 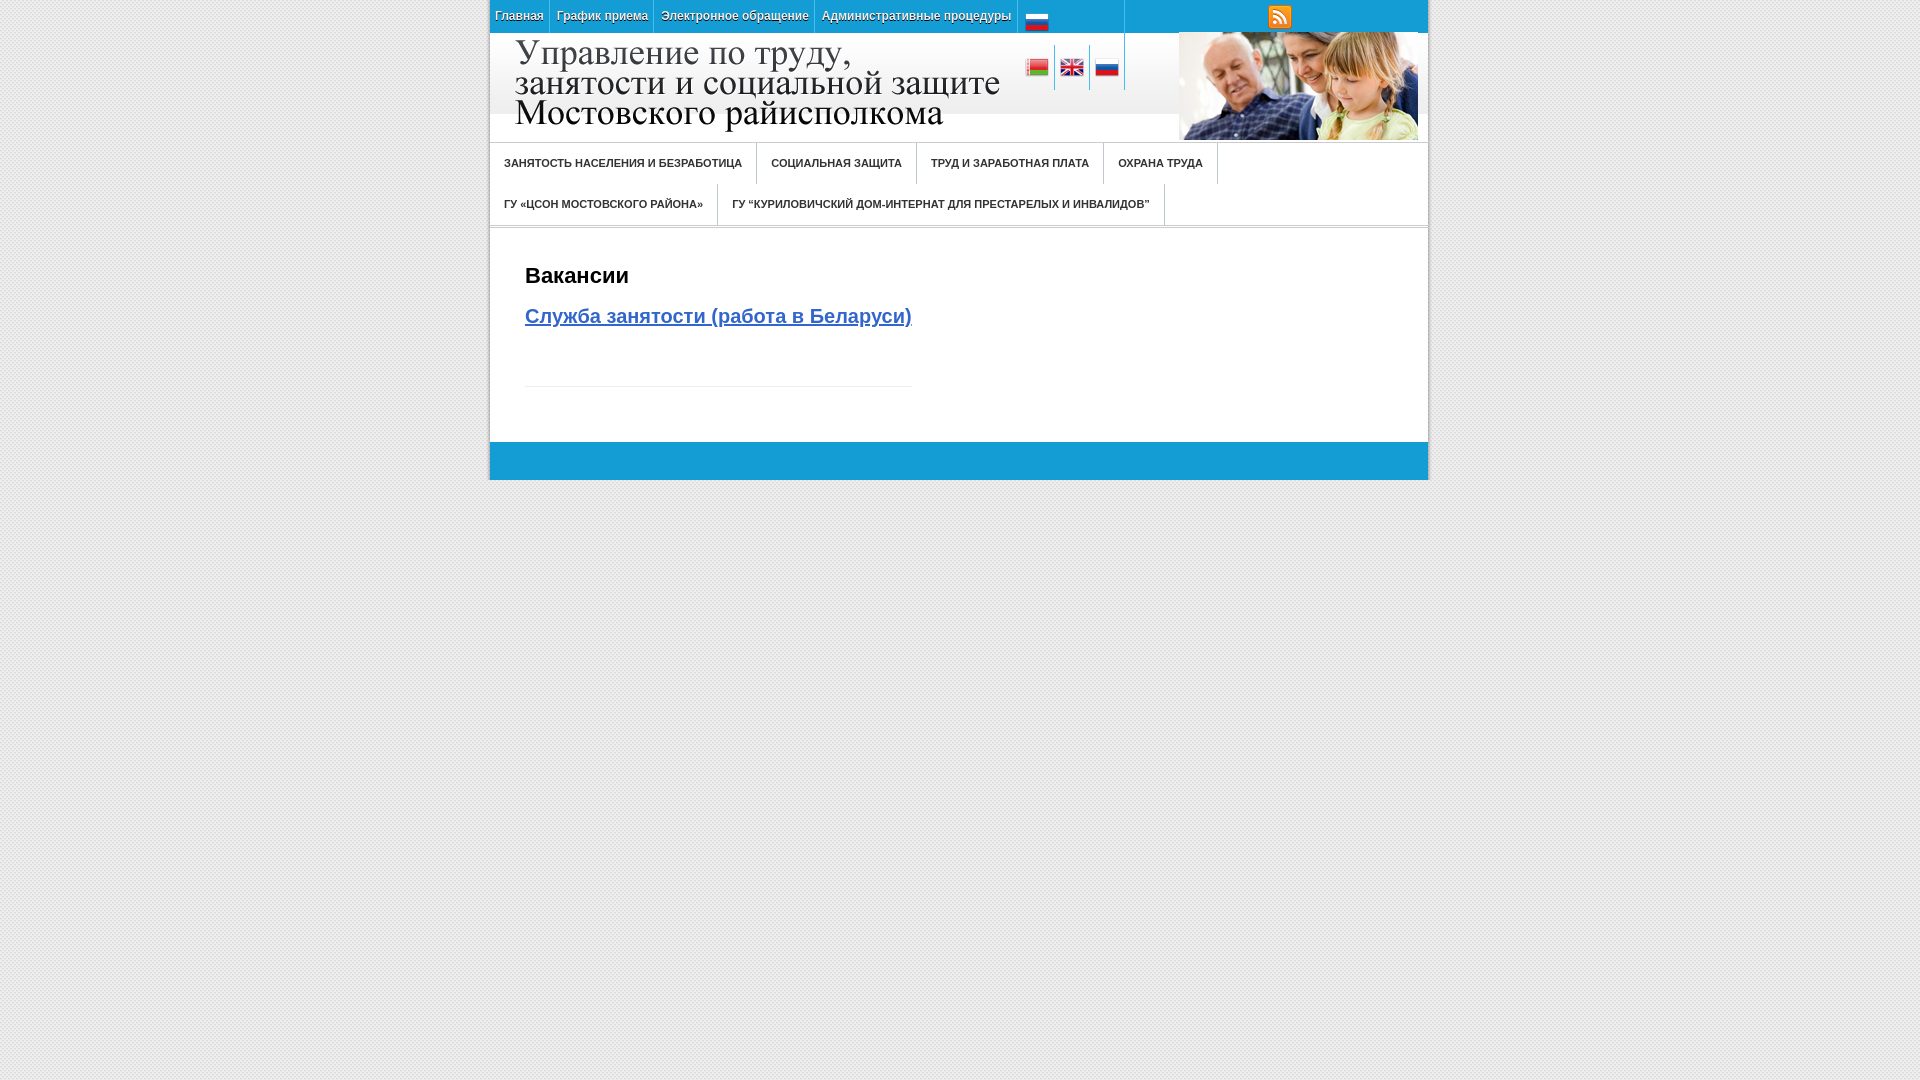 I want to click on 'Russian', so click(x=1106, y=66).